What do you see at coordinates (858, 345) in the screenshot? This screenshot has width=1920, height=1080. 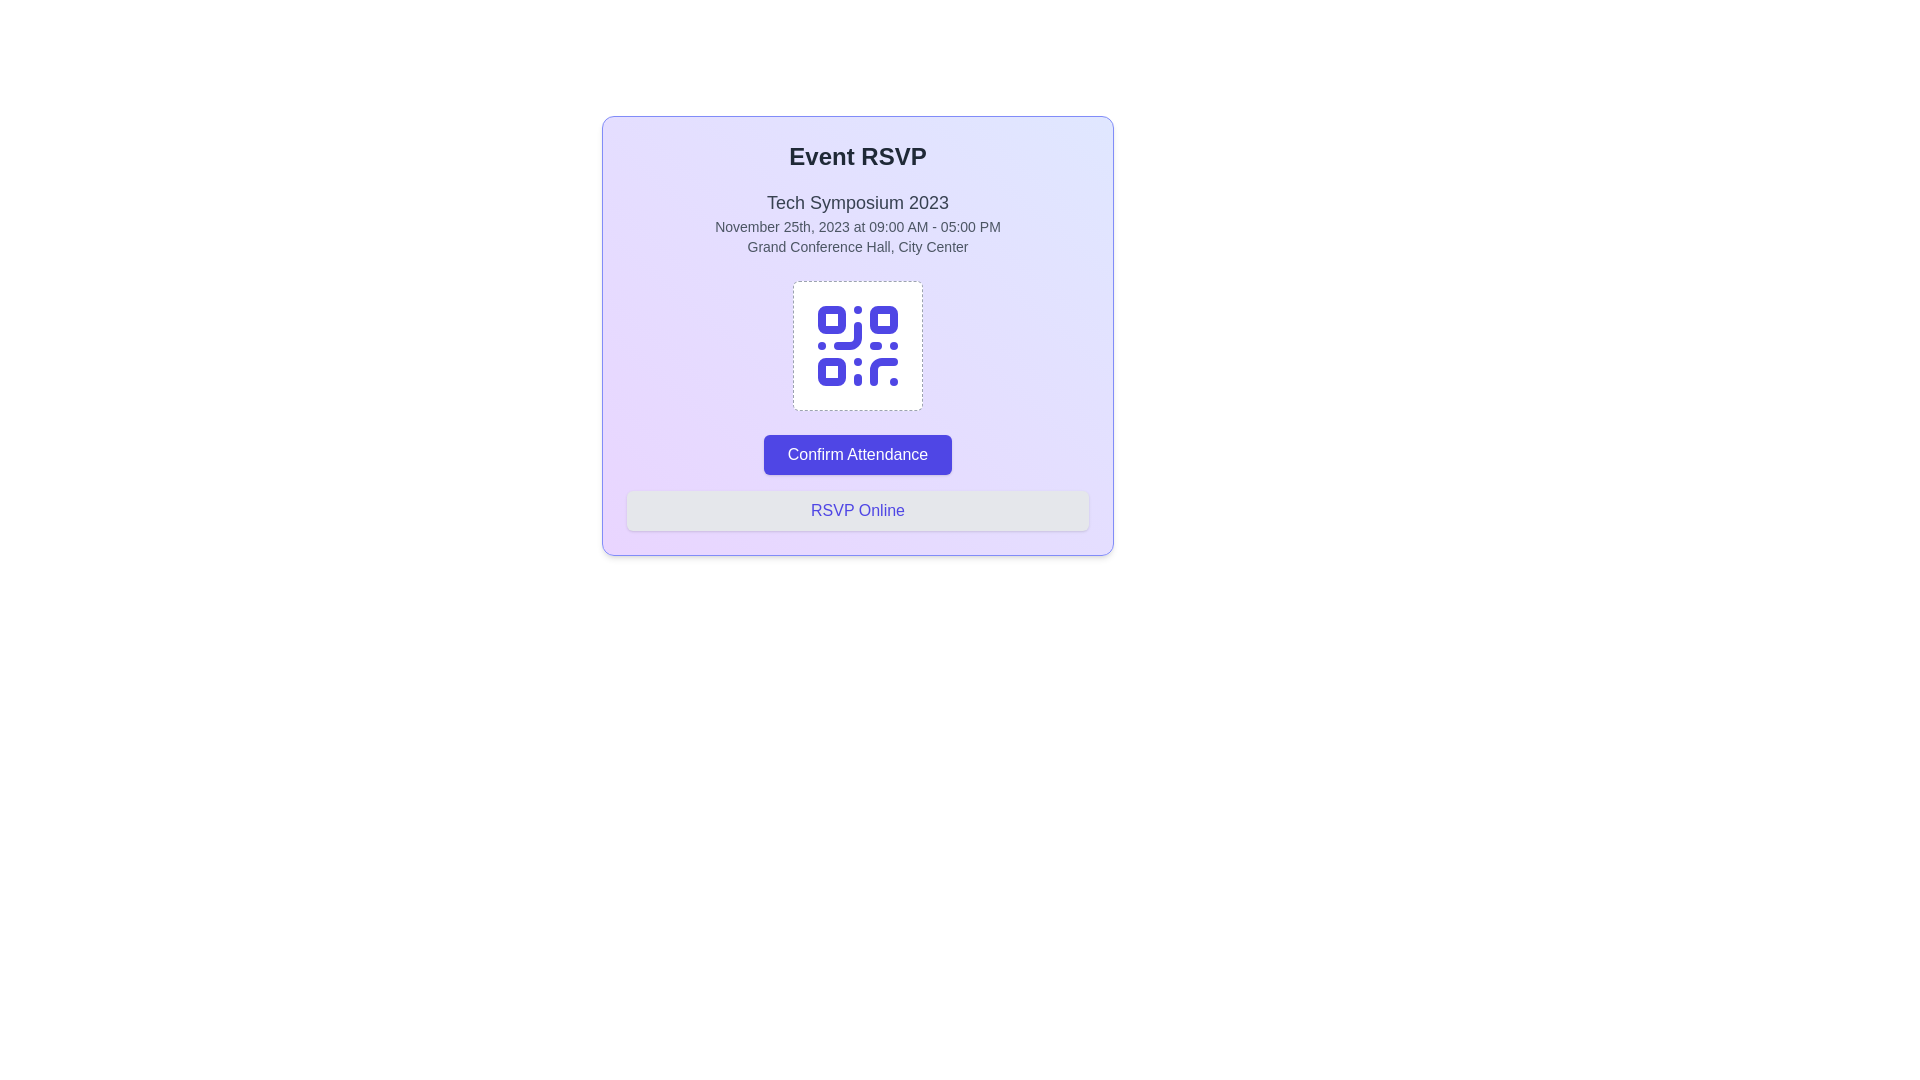 I see `the QR code styled icon, which is a vibrant blue visual element positioned centrally in the RSVP card interface, below the event title and description` at bounding box center [858, 345].